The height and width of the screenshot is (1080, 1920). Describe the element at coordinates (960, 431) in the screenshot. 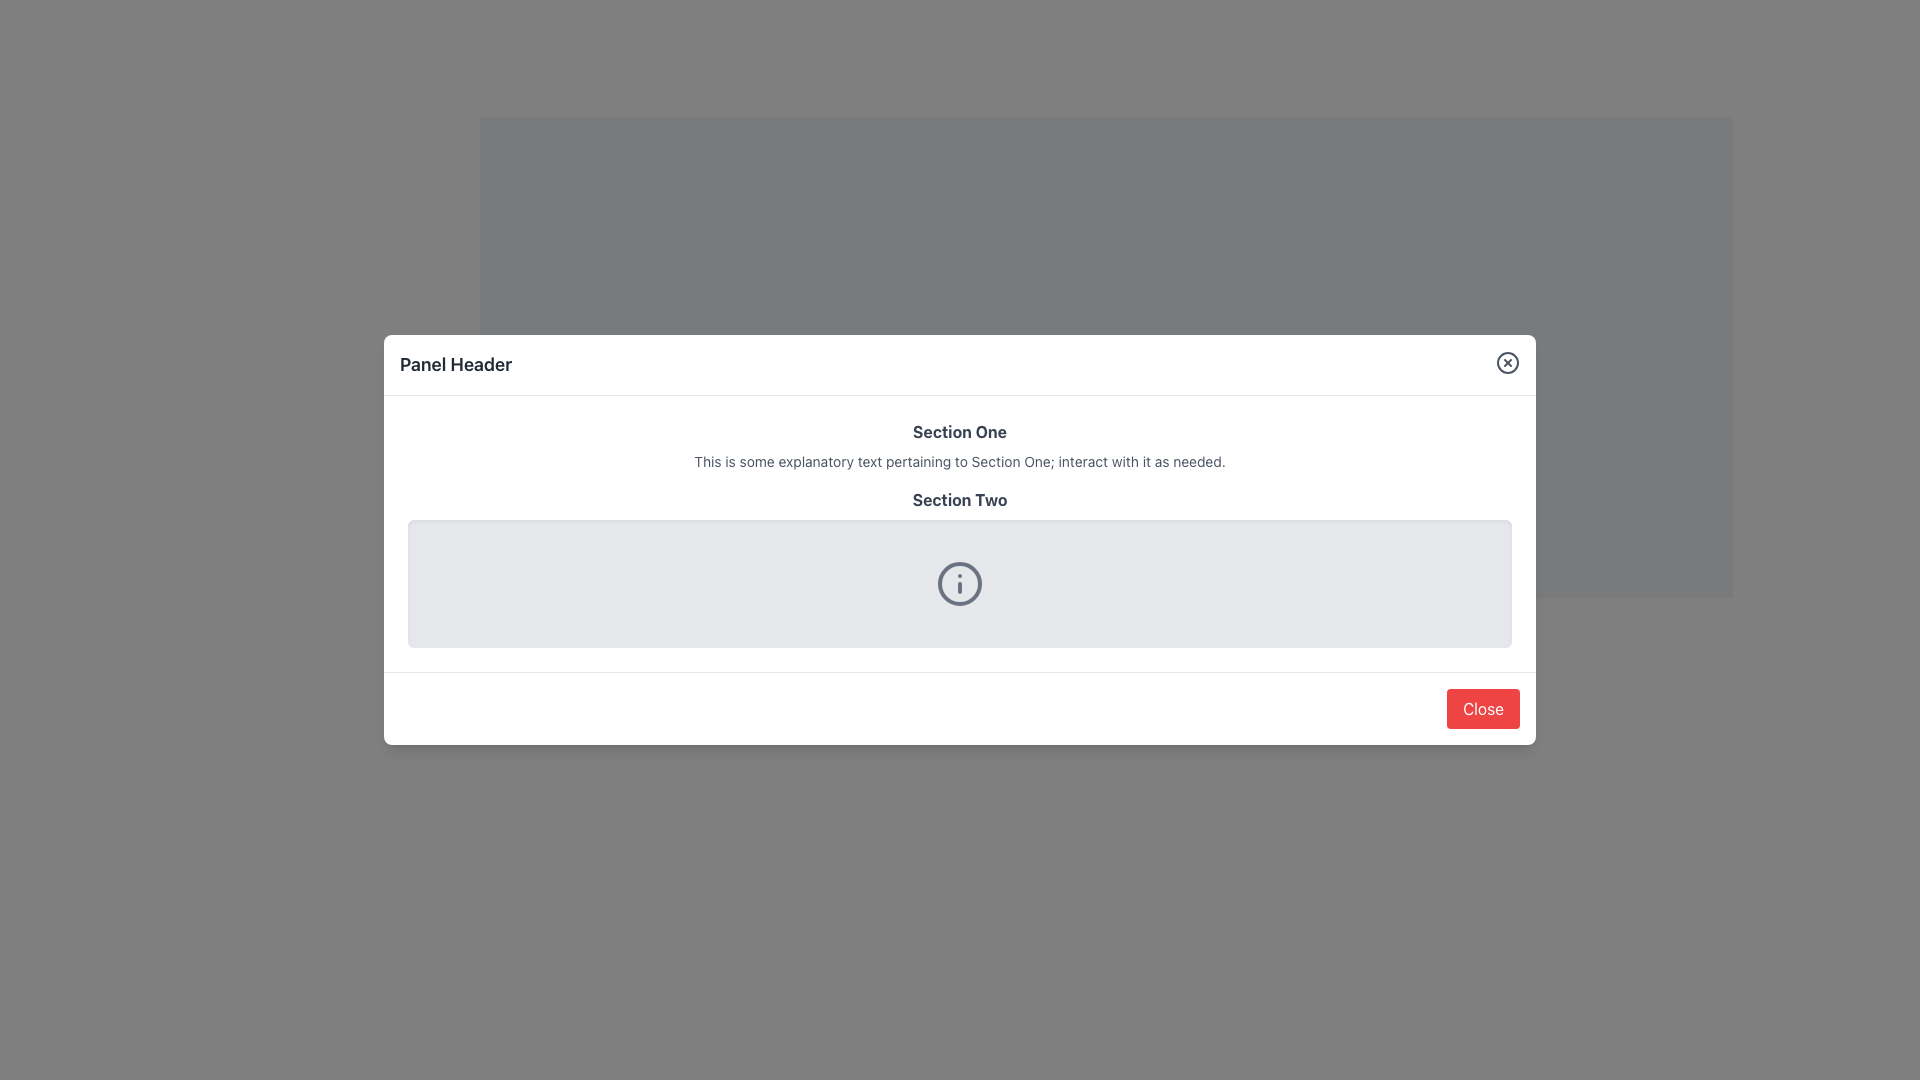

I see `static header element located at the top-center of the modal content area, which serves as the title for 'Section One.'` at that location.